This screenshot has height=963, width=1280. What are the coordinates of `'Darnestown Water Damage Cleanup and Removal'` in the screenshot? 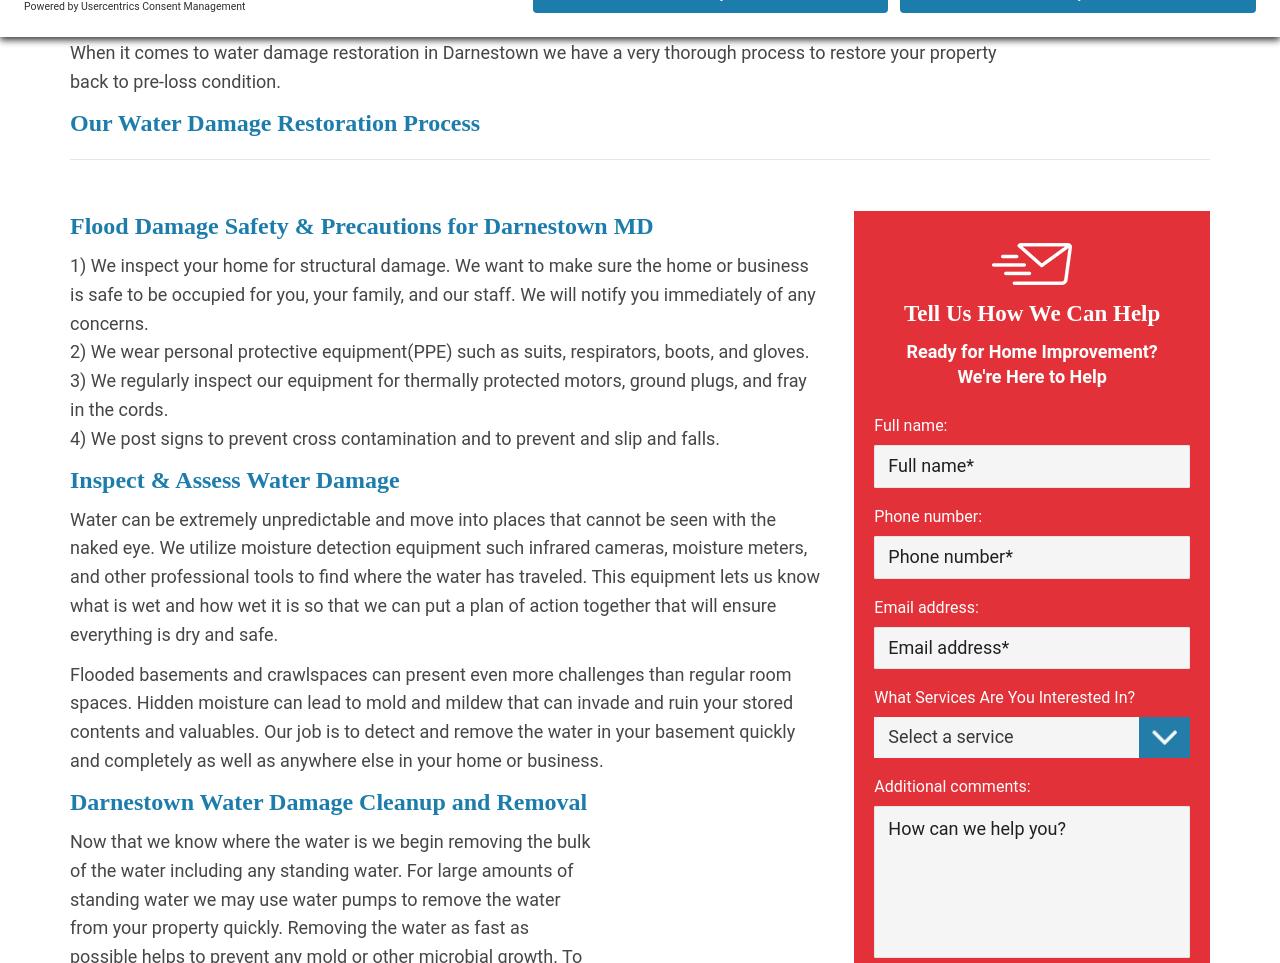 It's located at (328, 800).